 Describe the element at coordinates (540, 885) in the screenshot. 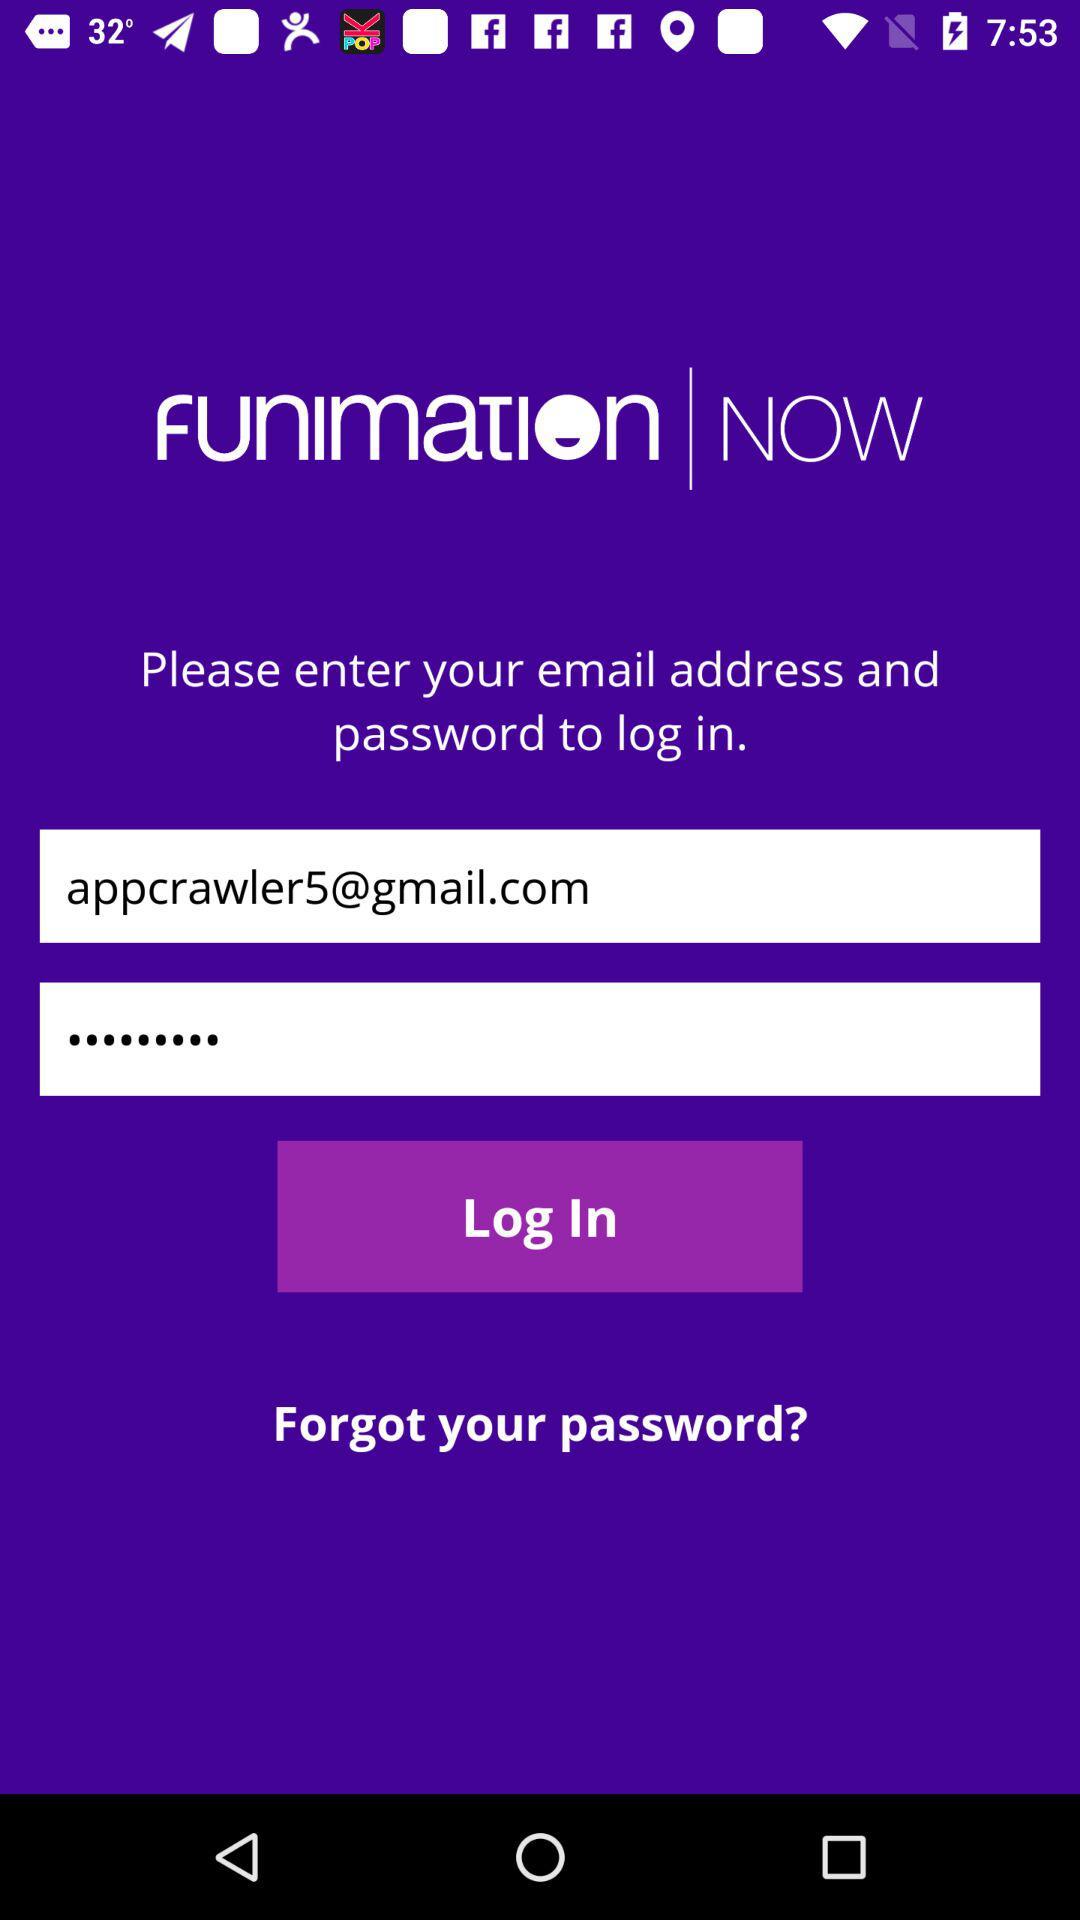

I see `icon above crowd3116 icon` at that location.